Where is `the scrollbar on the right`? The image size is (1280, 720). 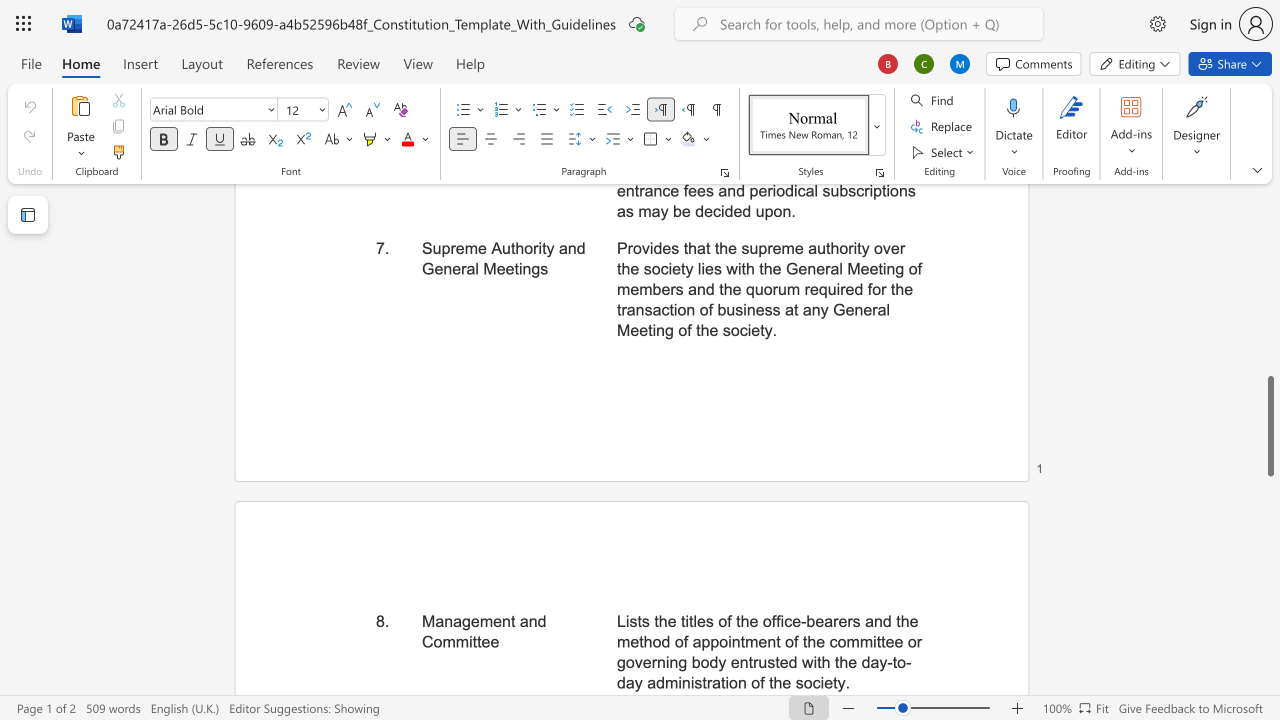
the scrollbar on the right is located at coordinates (1269, 328).